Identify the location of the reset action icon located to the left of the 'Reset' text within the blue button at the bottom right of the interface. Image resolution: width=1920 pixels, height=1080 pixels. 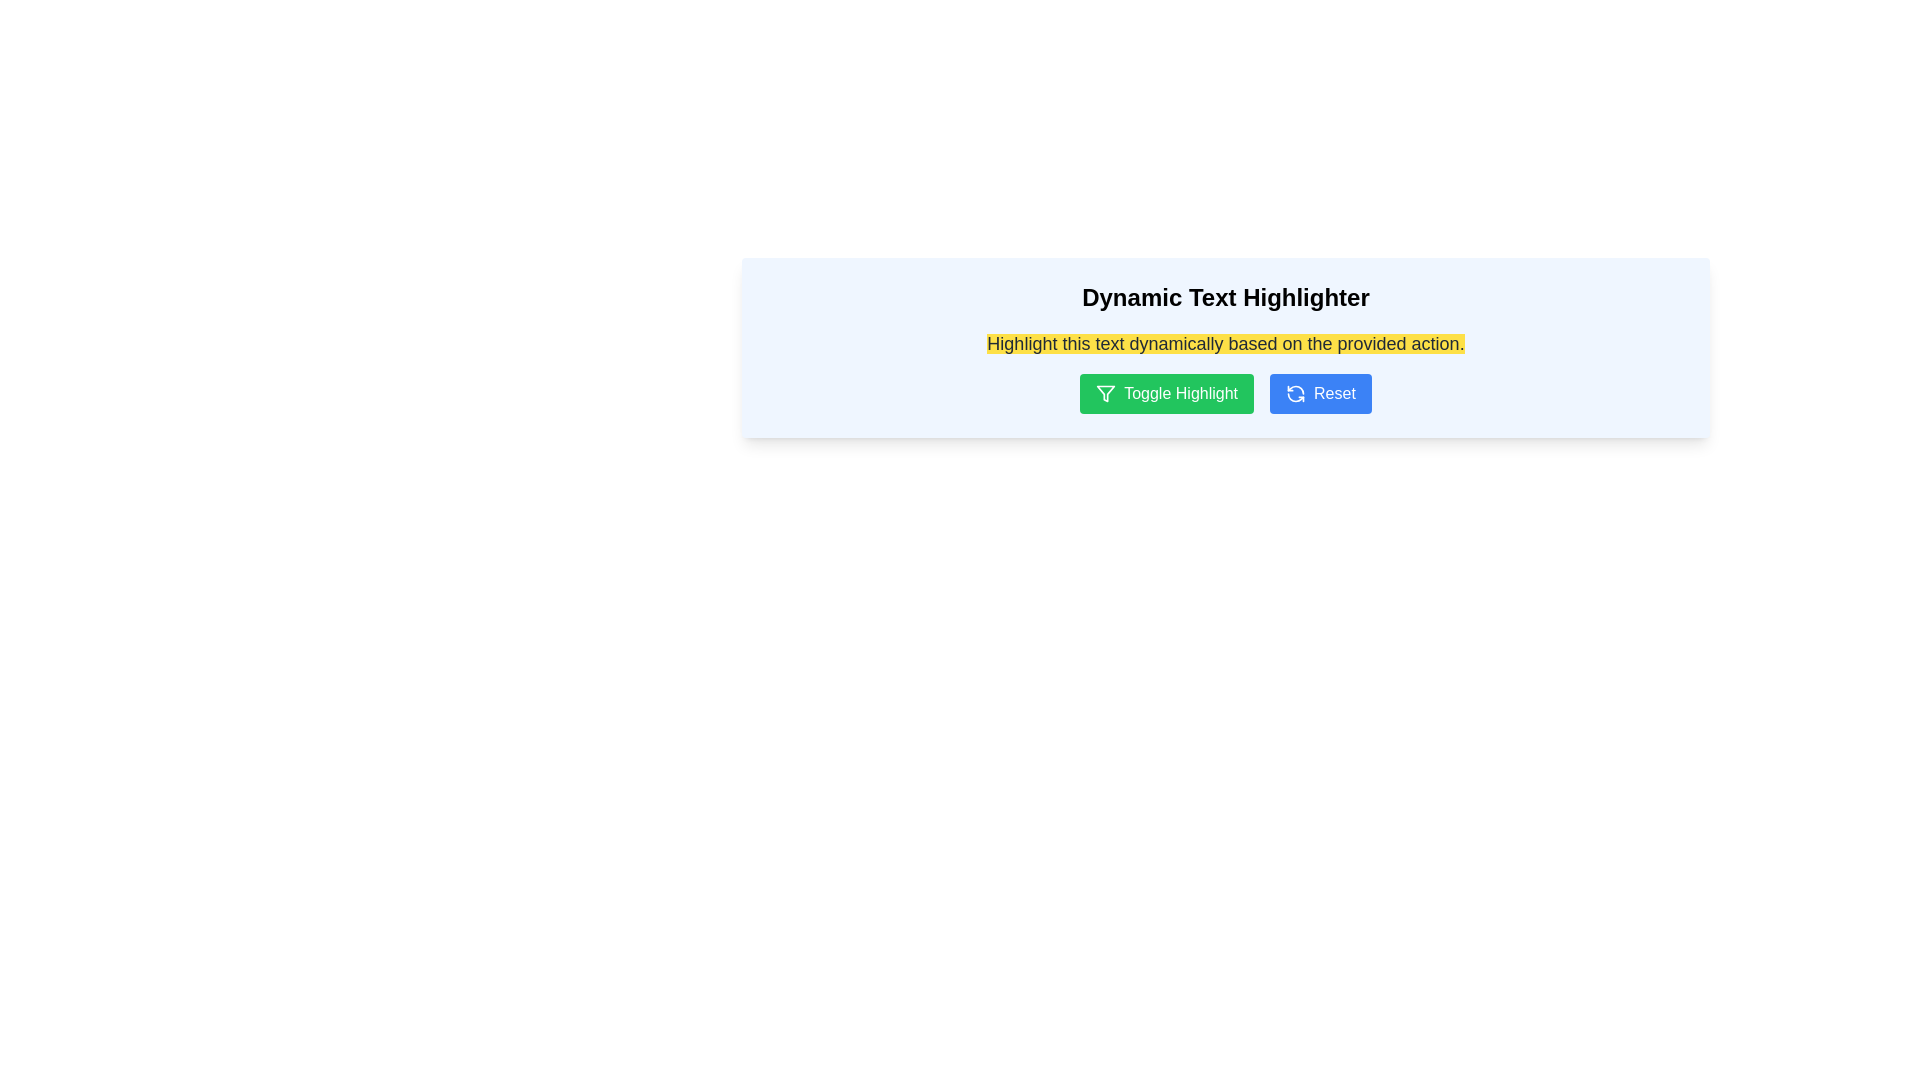
(1296, 393).